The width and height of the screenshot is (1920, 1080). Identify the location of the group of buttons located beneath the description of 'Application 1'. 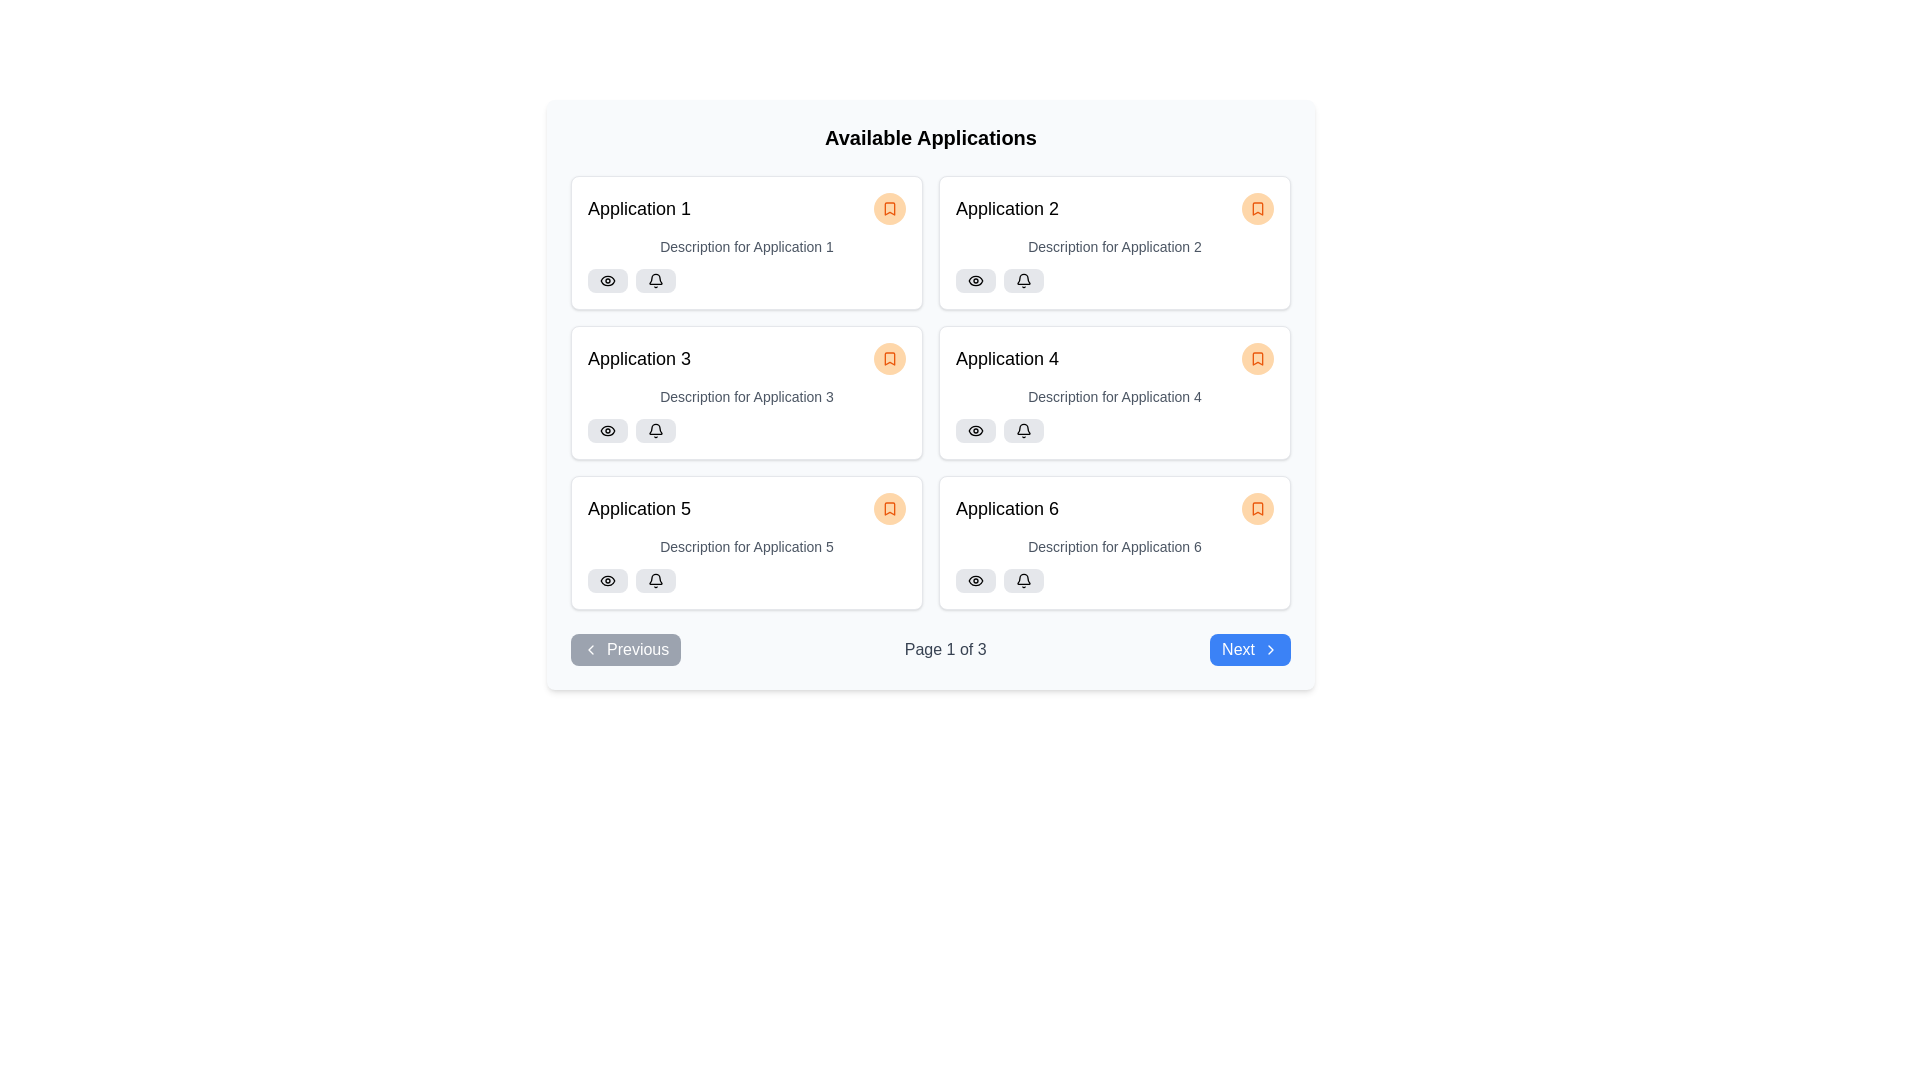
(746, 281).